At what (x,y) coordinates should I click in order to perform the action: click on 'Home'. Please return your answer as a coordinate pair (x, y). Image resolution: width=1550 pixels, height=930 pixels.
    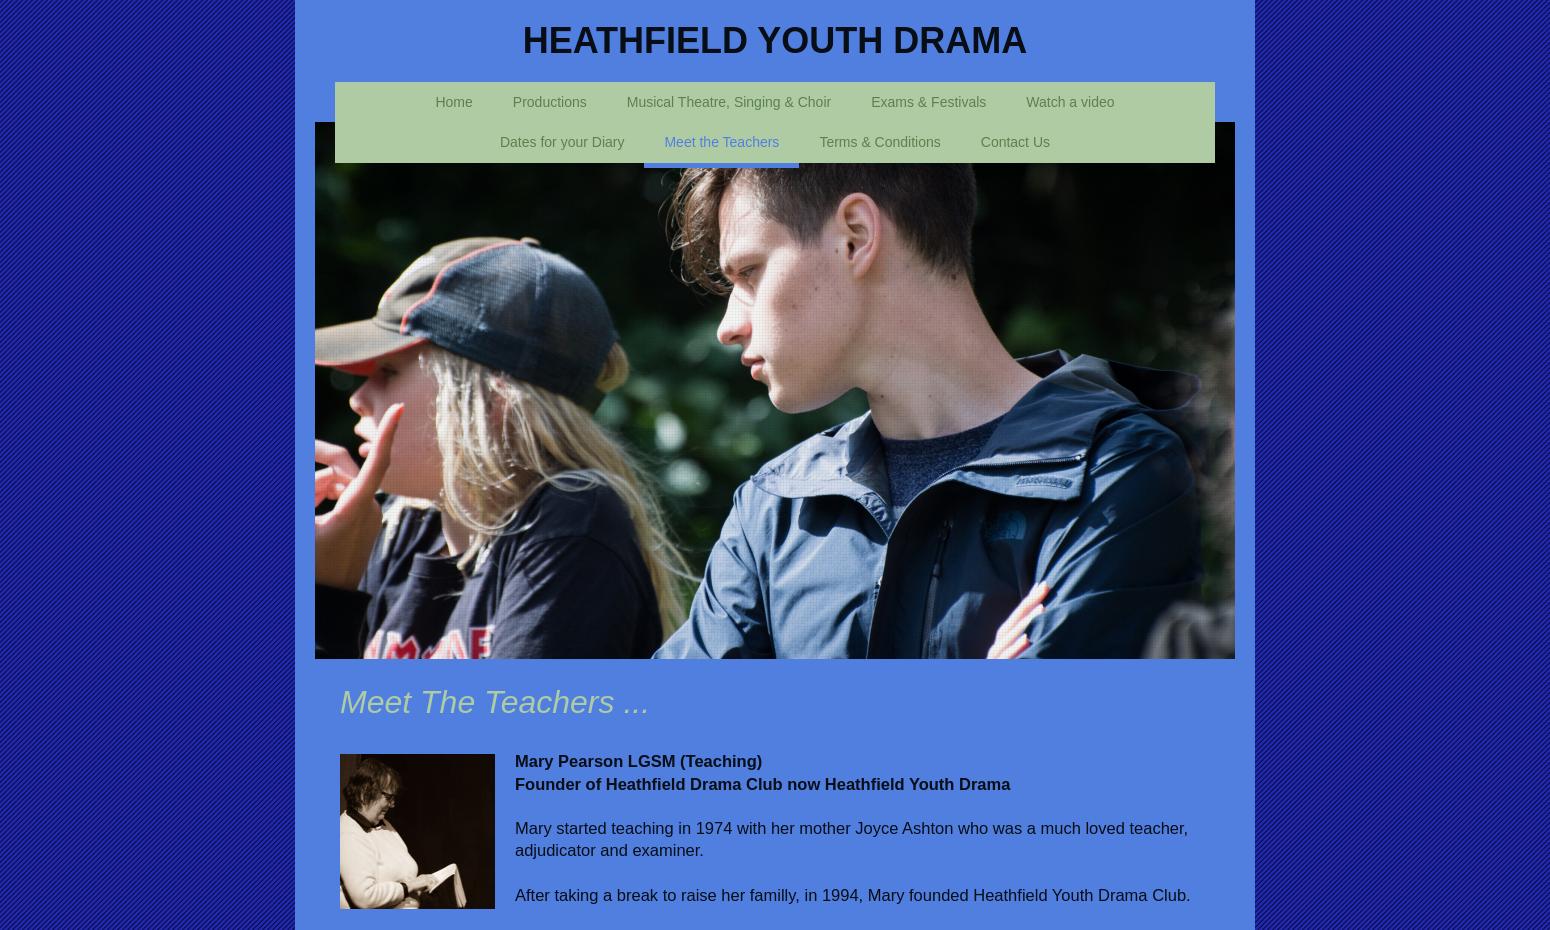
    Looking at the image, I should click on (453, 100).